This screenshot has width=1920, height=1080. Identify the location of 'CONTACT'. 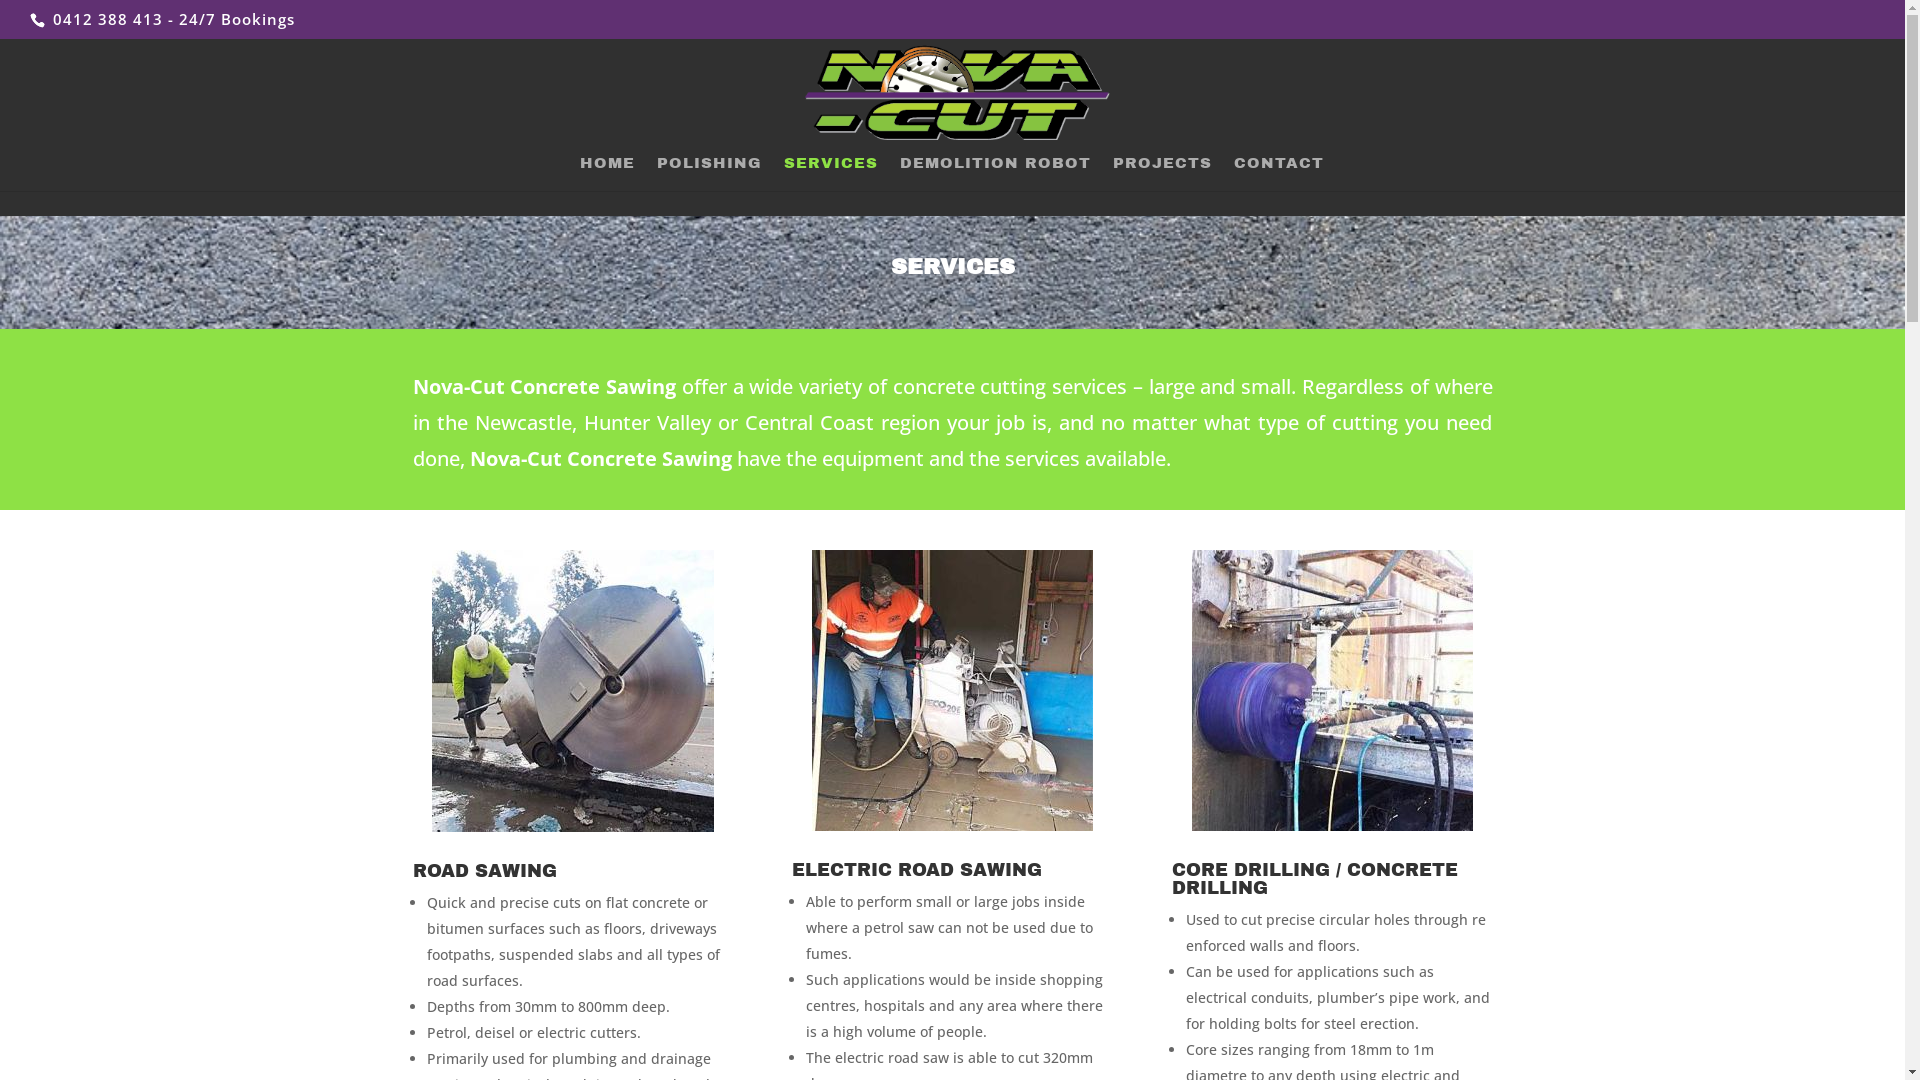
(1277, 172).